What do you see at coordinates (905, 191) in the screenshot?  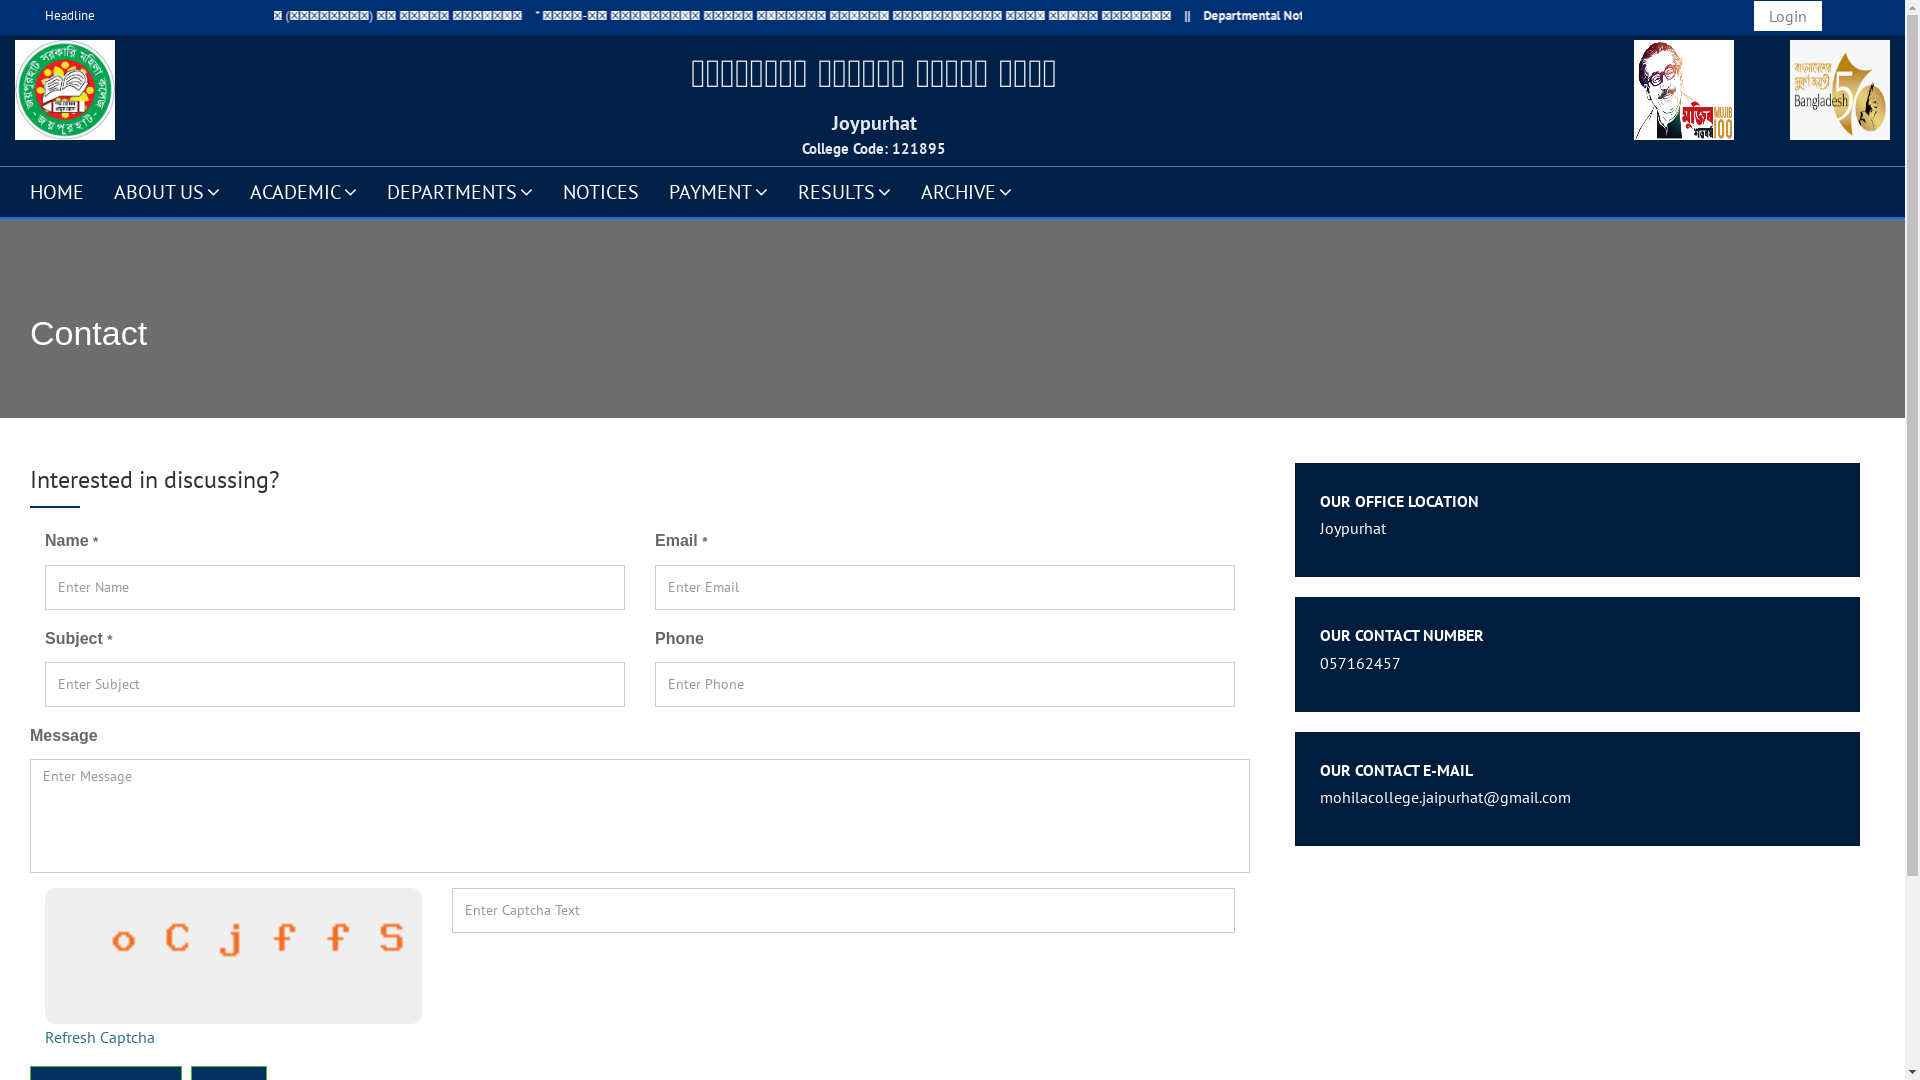 I see `'ARCHIVE'` at bounding box center [905, 191].